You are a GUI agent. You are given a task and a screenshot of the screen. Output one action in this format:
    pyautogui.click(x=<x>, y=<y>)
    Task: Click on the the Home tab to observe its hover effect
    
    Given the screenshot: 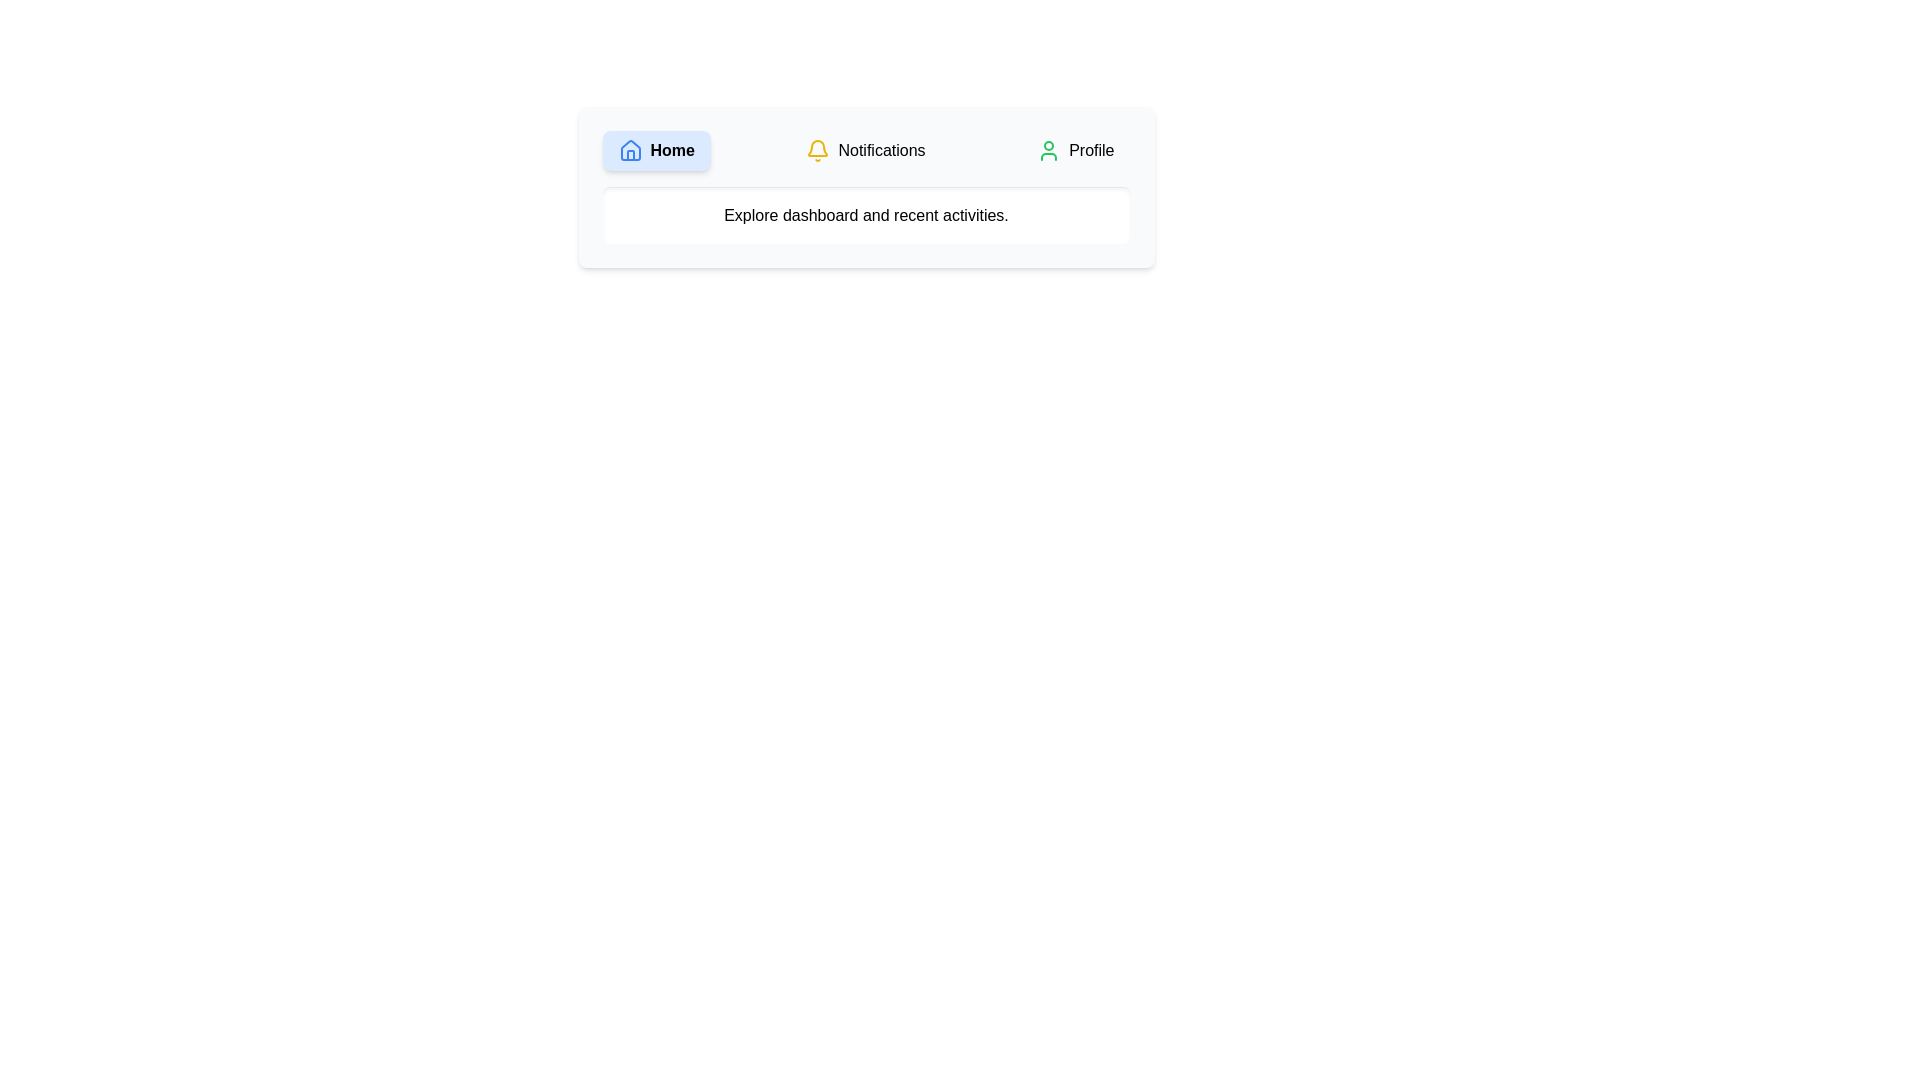 What is the action you would take?
    pyautogui.click(x=656, y=149)
    